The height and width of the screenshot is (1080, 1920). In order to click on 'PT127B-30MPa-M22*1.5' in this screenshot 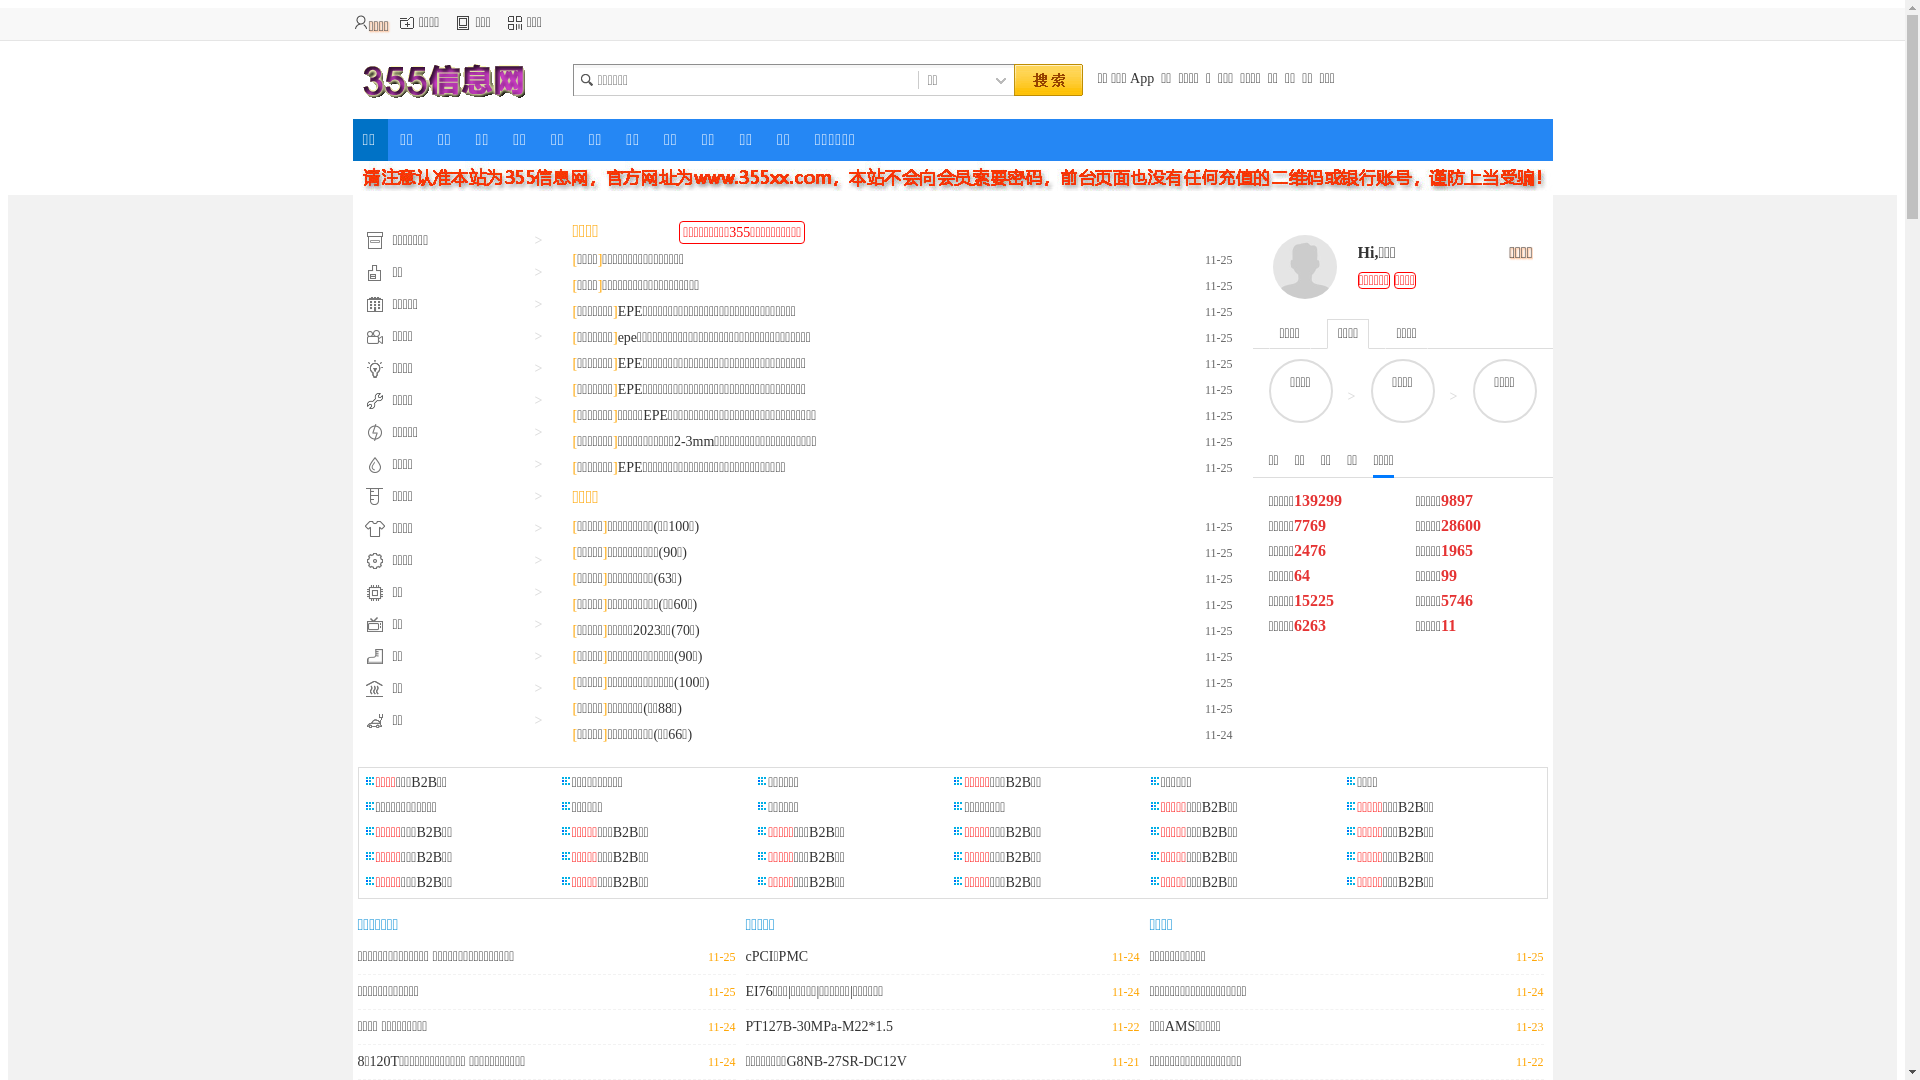, I will do `click(744, 1026)`.